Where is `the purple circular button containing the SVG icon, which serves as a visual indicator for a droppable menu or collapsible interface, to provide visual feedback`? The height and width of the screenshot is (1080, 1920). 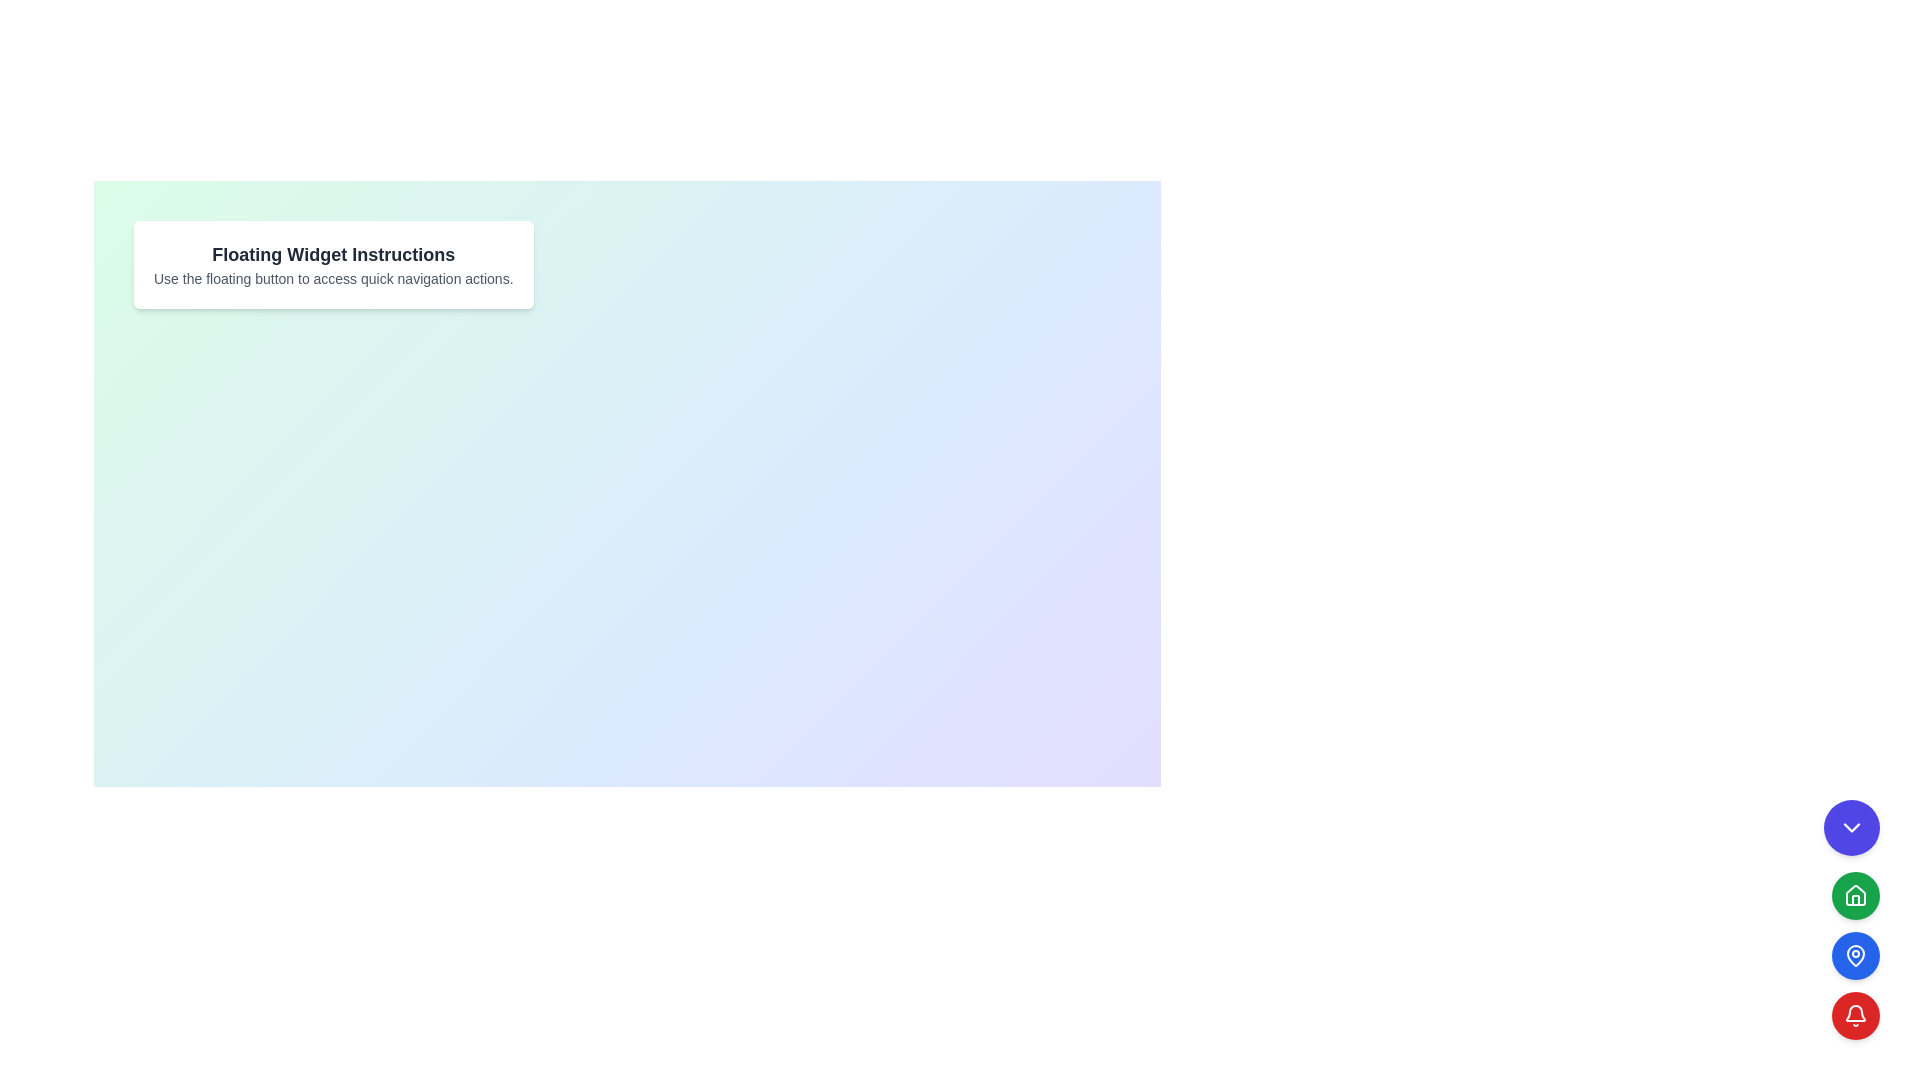 the purple circular button containing the SVG icon, which serves as a visual indicator for a droppable menu or collapsible interface, to provide visual feedback is located at coordinates (1851, 828).